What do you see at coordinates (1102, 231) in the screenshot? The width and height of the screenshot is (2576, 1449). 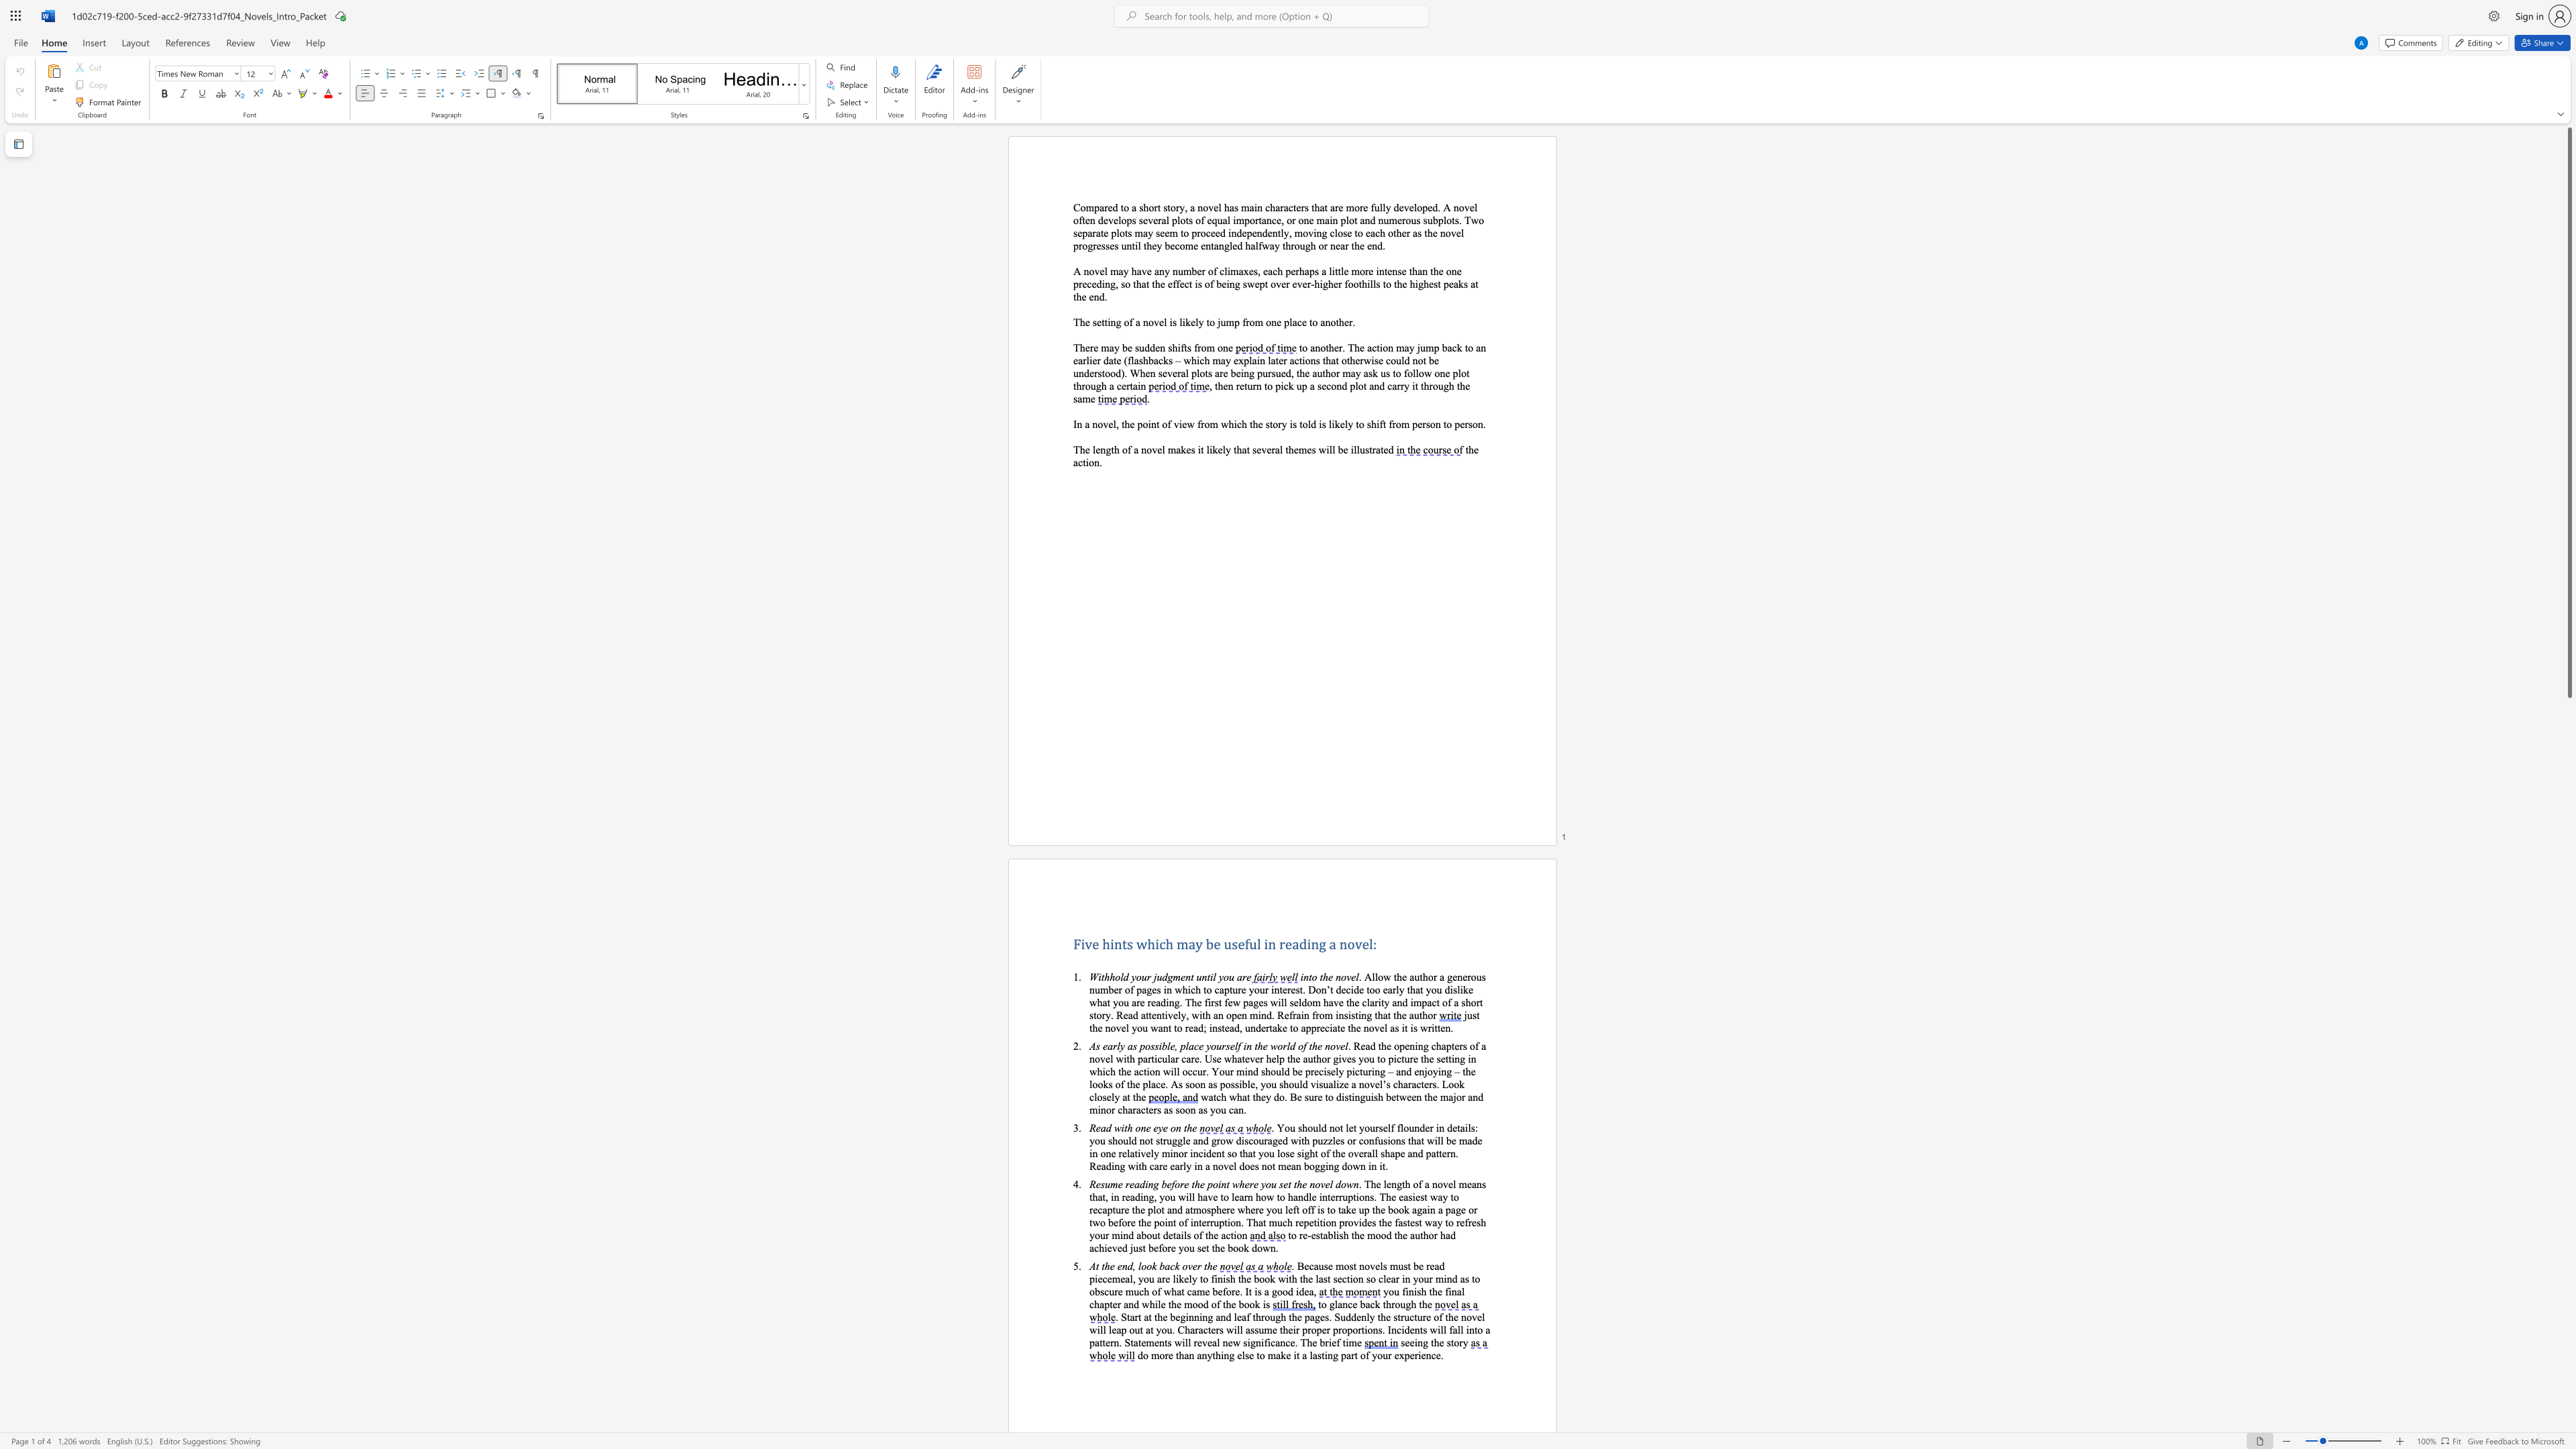 I see `the 2th character "t" in the text` at bounding box center [1102, 231].